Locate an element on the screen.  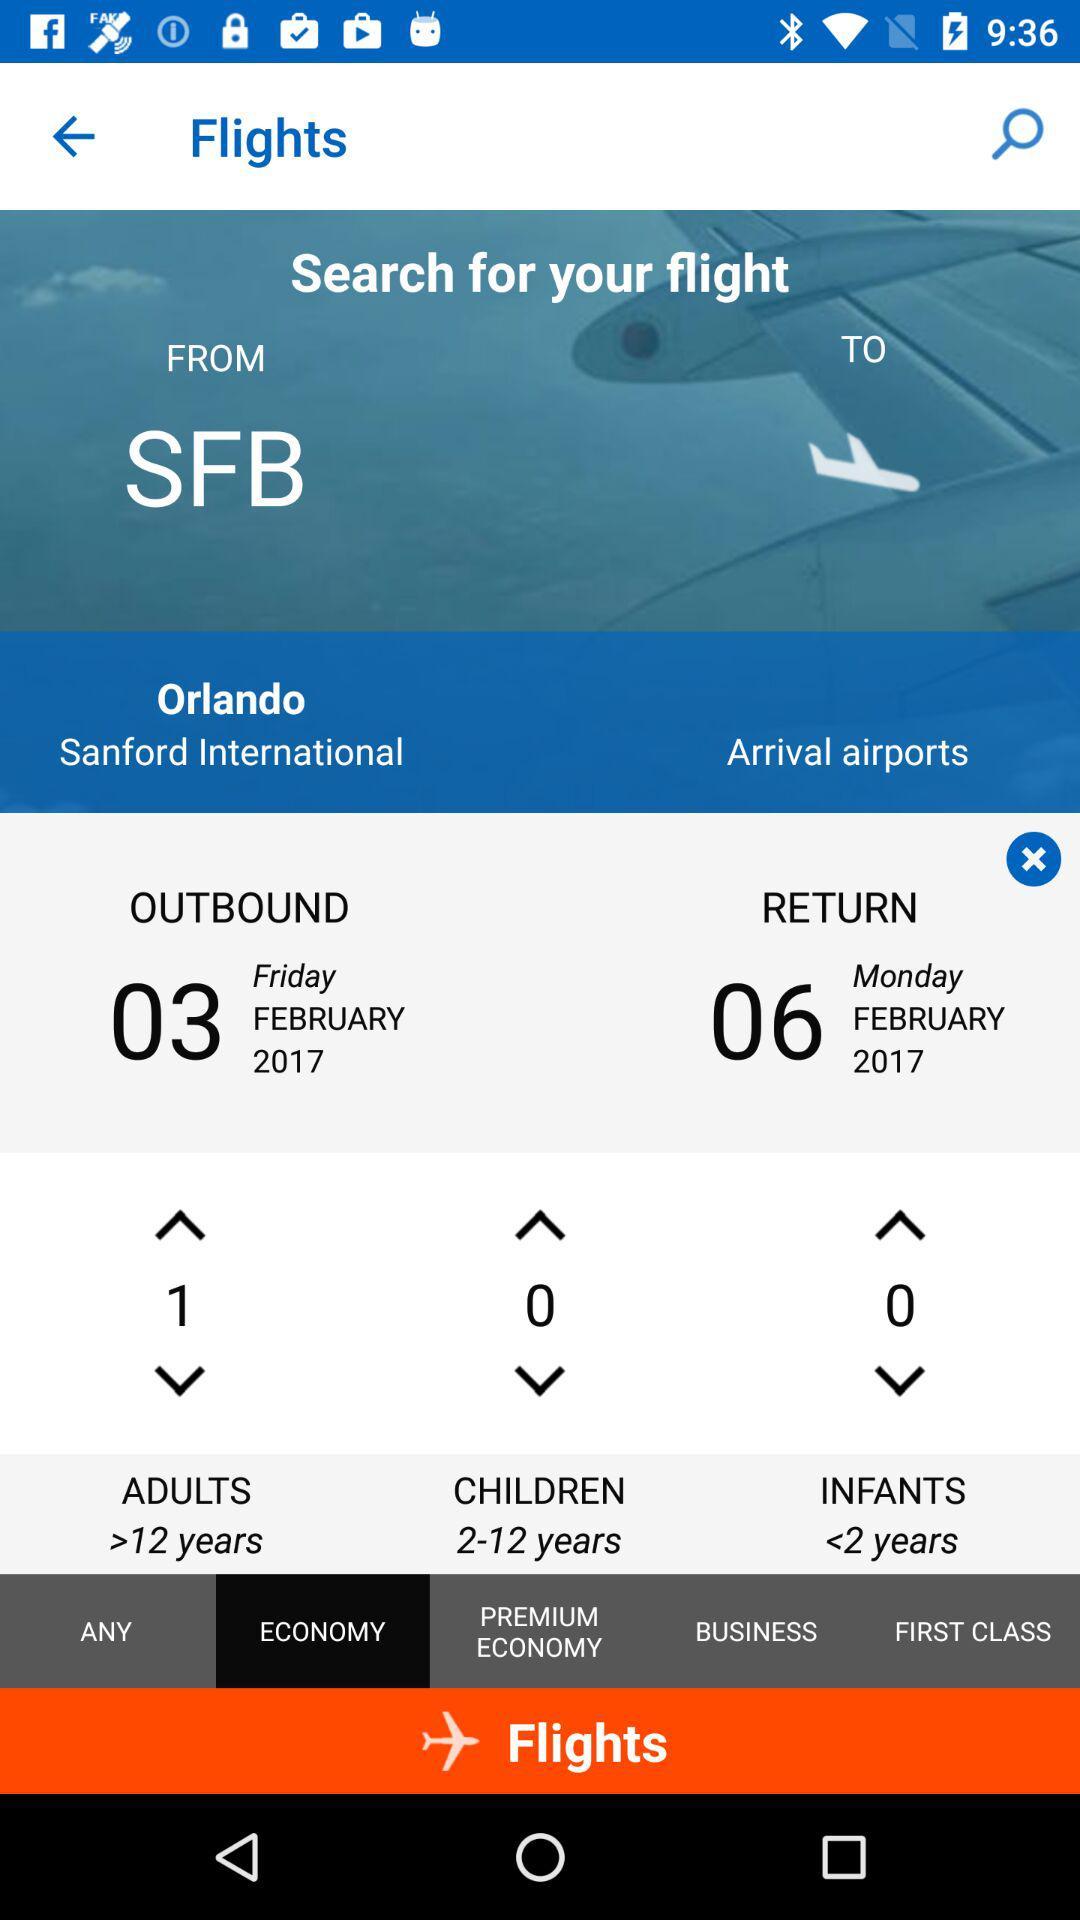
decrease number is located at coordinates (898, 1380).